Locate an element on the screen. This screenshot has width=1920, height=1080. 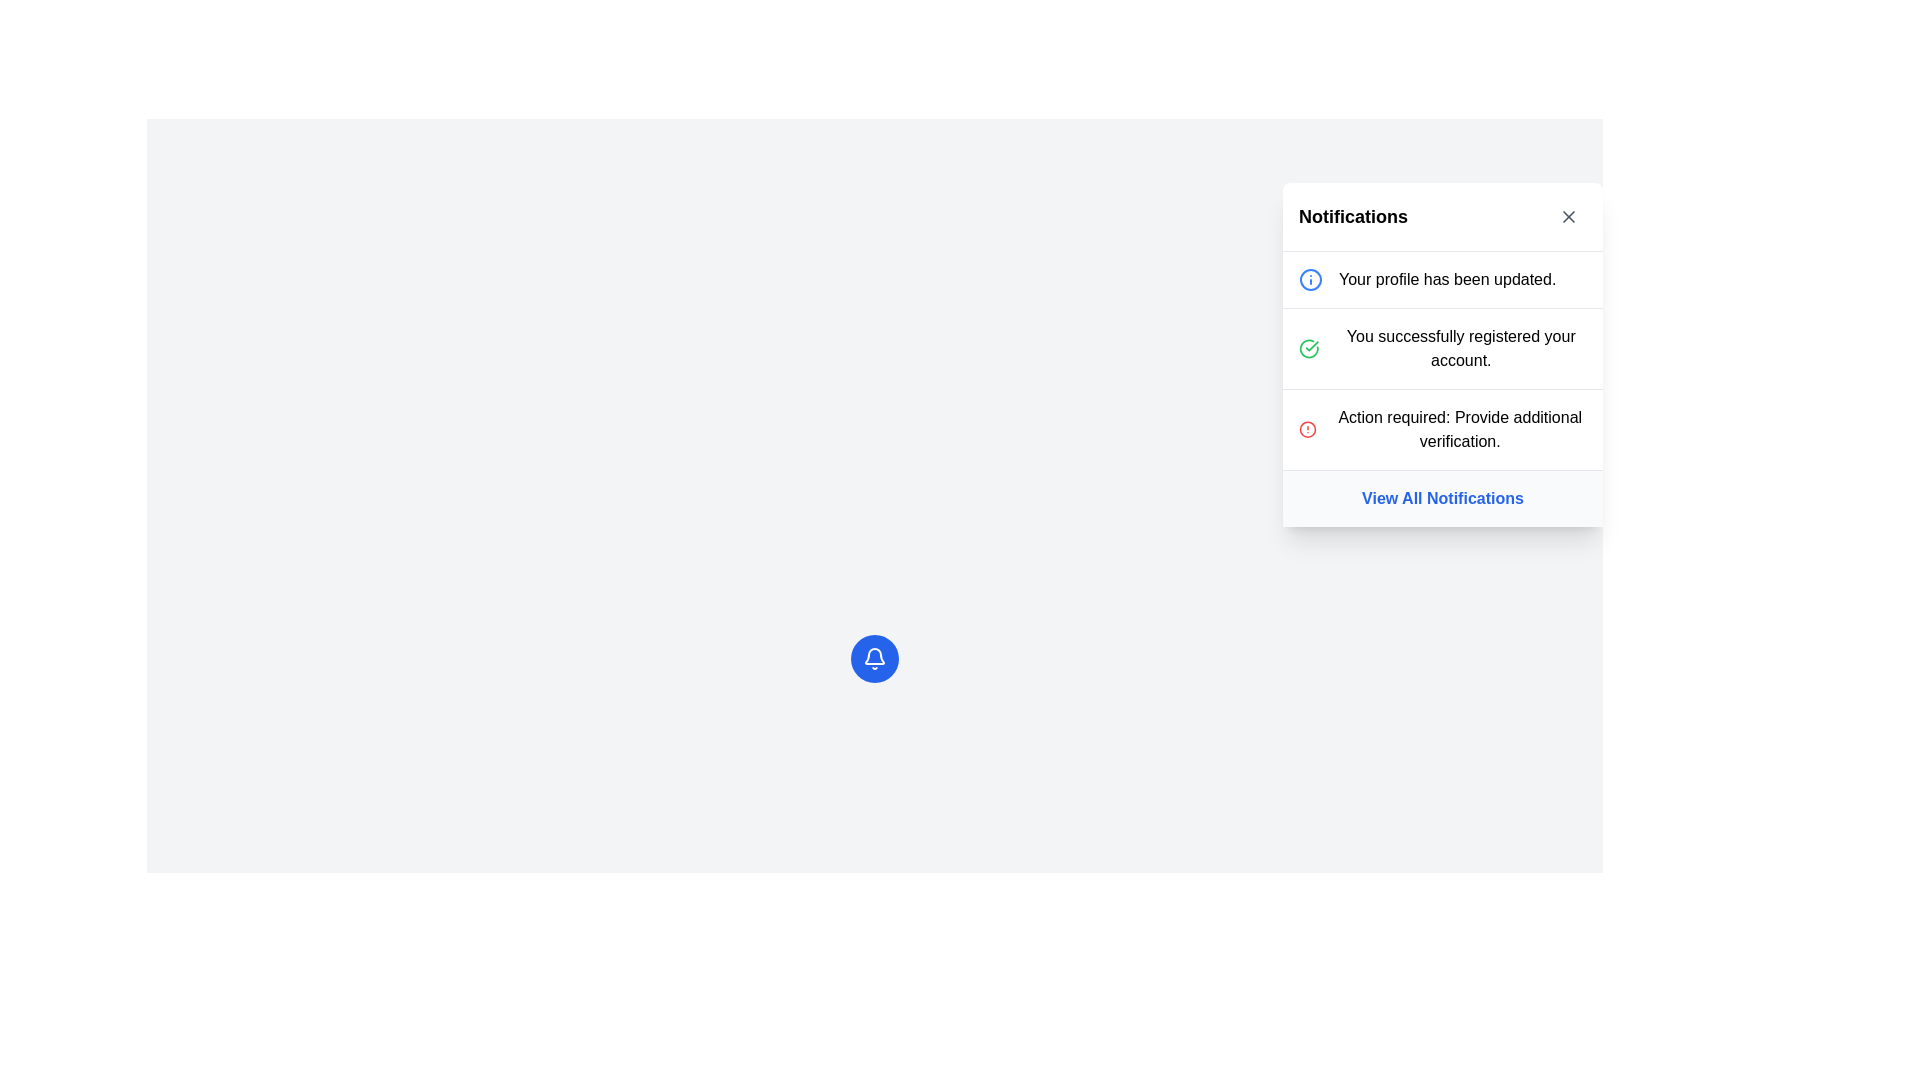
status notification indicating the successful completion of the account registration process, which is the second in a vertical list of notifications is located at coordinates (1443, 347).